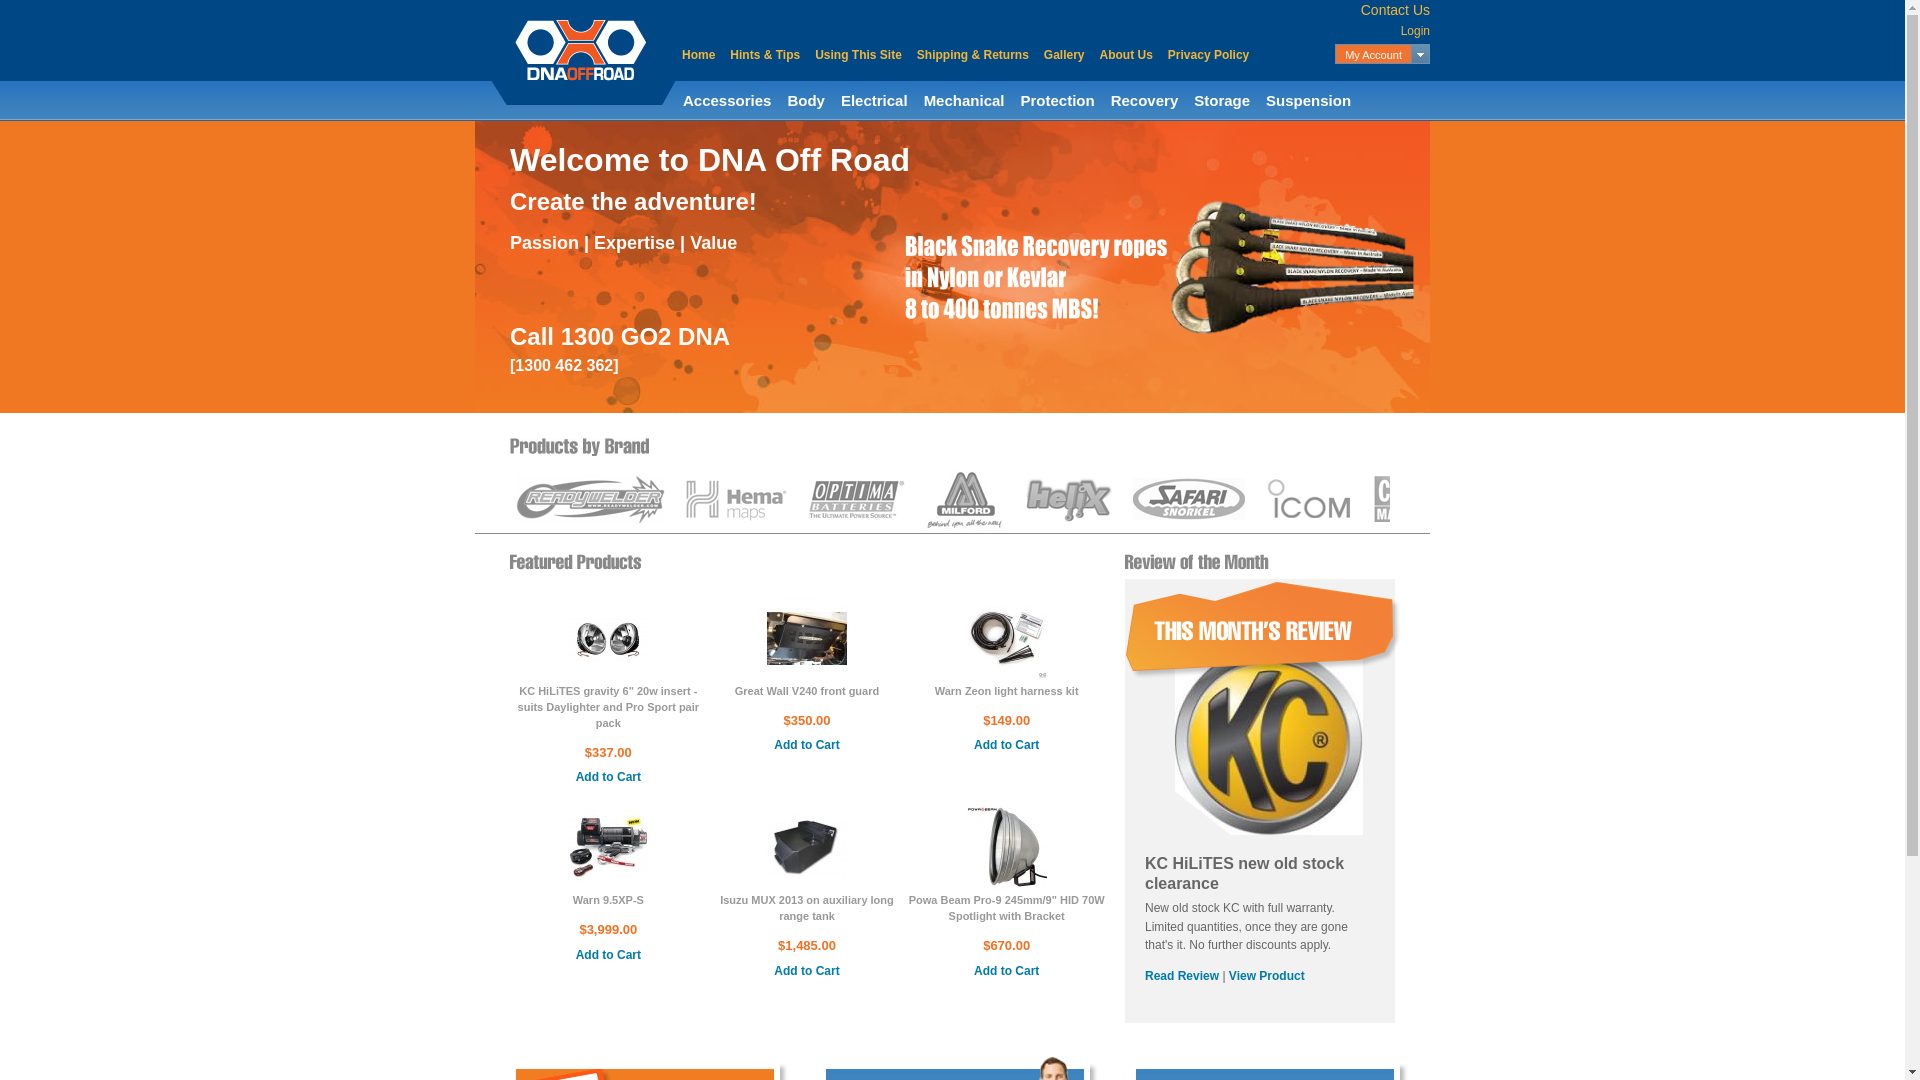  Describe the element at coordinates (1181, 974) in the screenshot. I see `'Read Review'` at that location.